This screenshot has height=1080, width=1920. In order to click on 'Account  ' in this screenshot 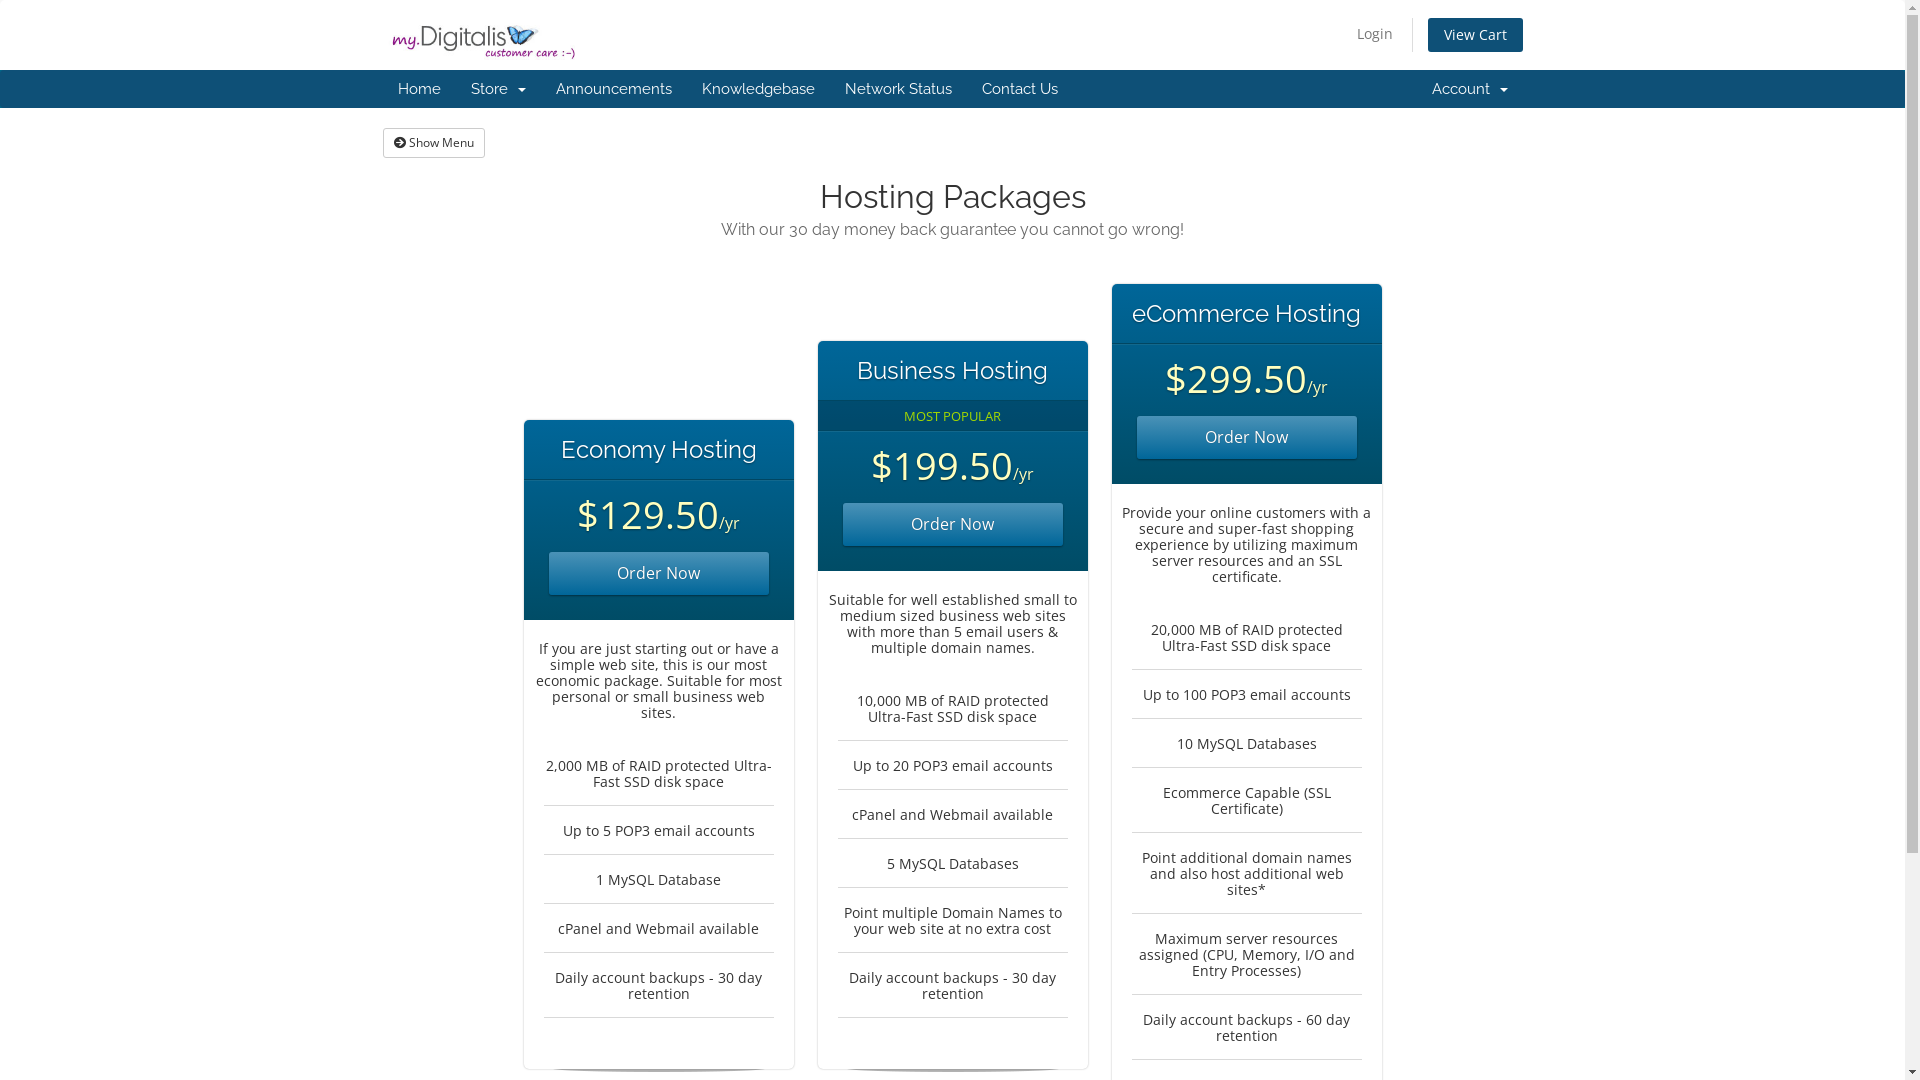, I will do `click(1468, 87)`.